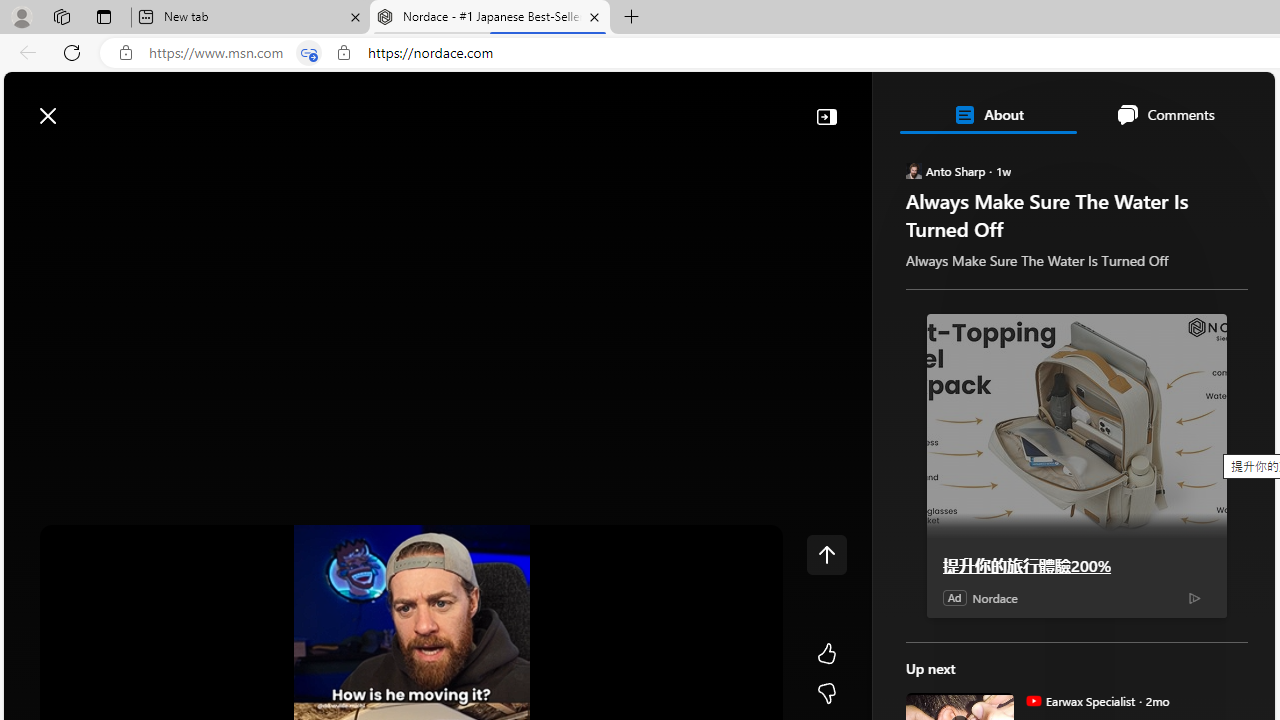  Describe the element at coordinates (912, 169) in the screenshot. I see `'Anto Sharp'` at that location.